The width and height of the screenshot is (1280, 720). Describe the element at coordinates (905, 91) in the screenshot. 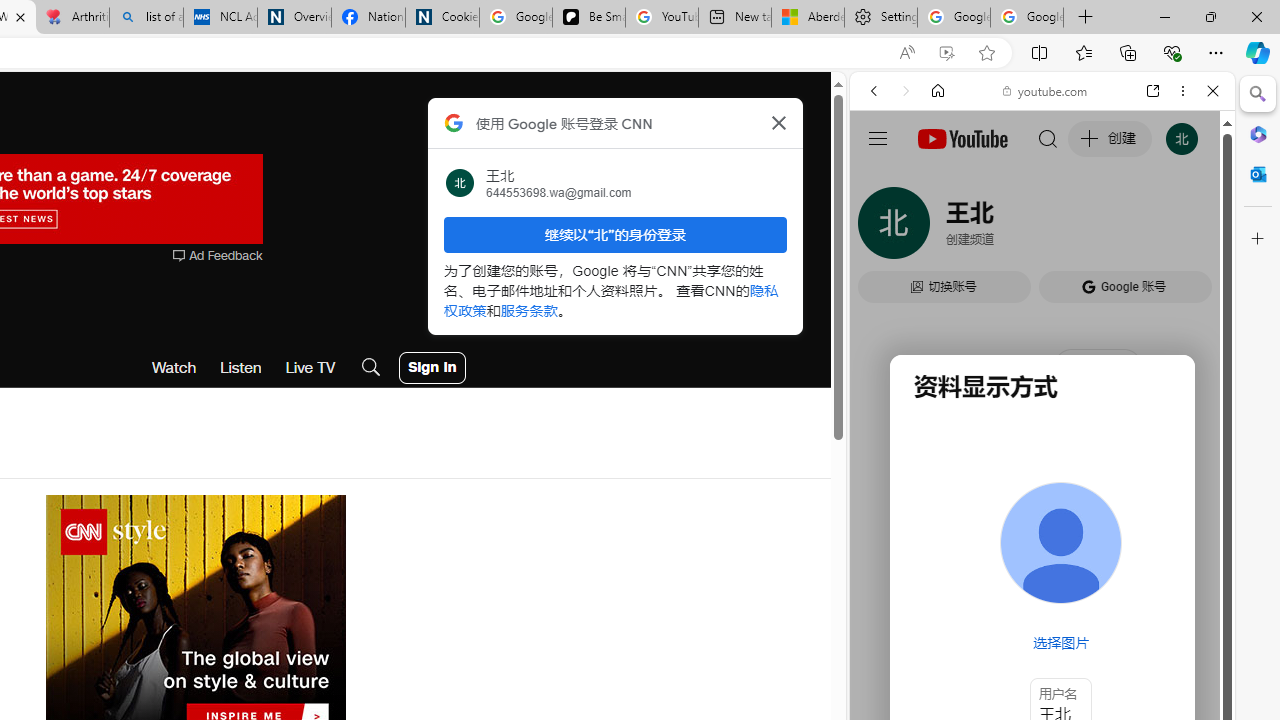

I see `'Forward'` at that location.